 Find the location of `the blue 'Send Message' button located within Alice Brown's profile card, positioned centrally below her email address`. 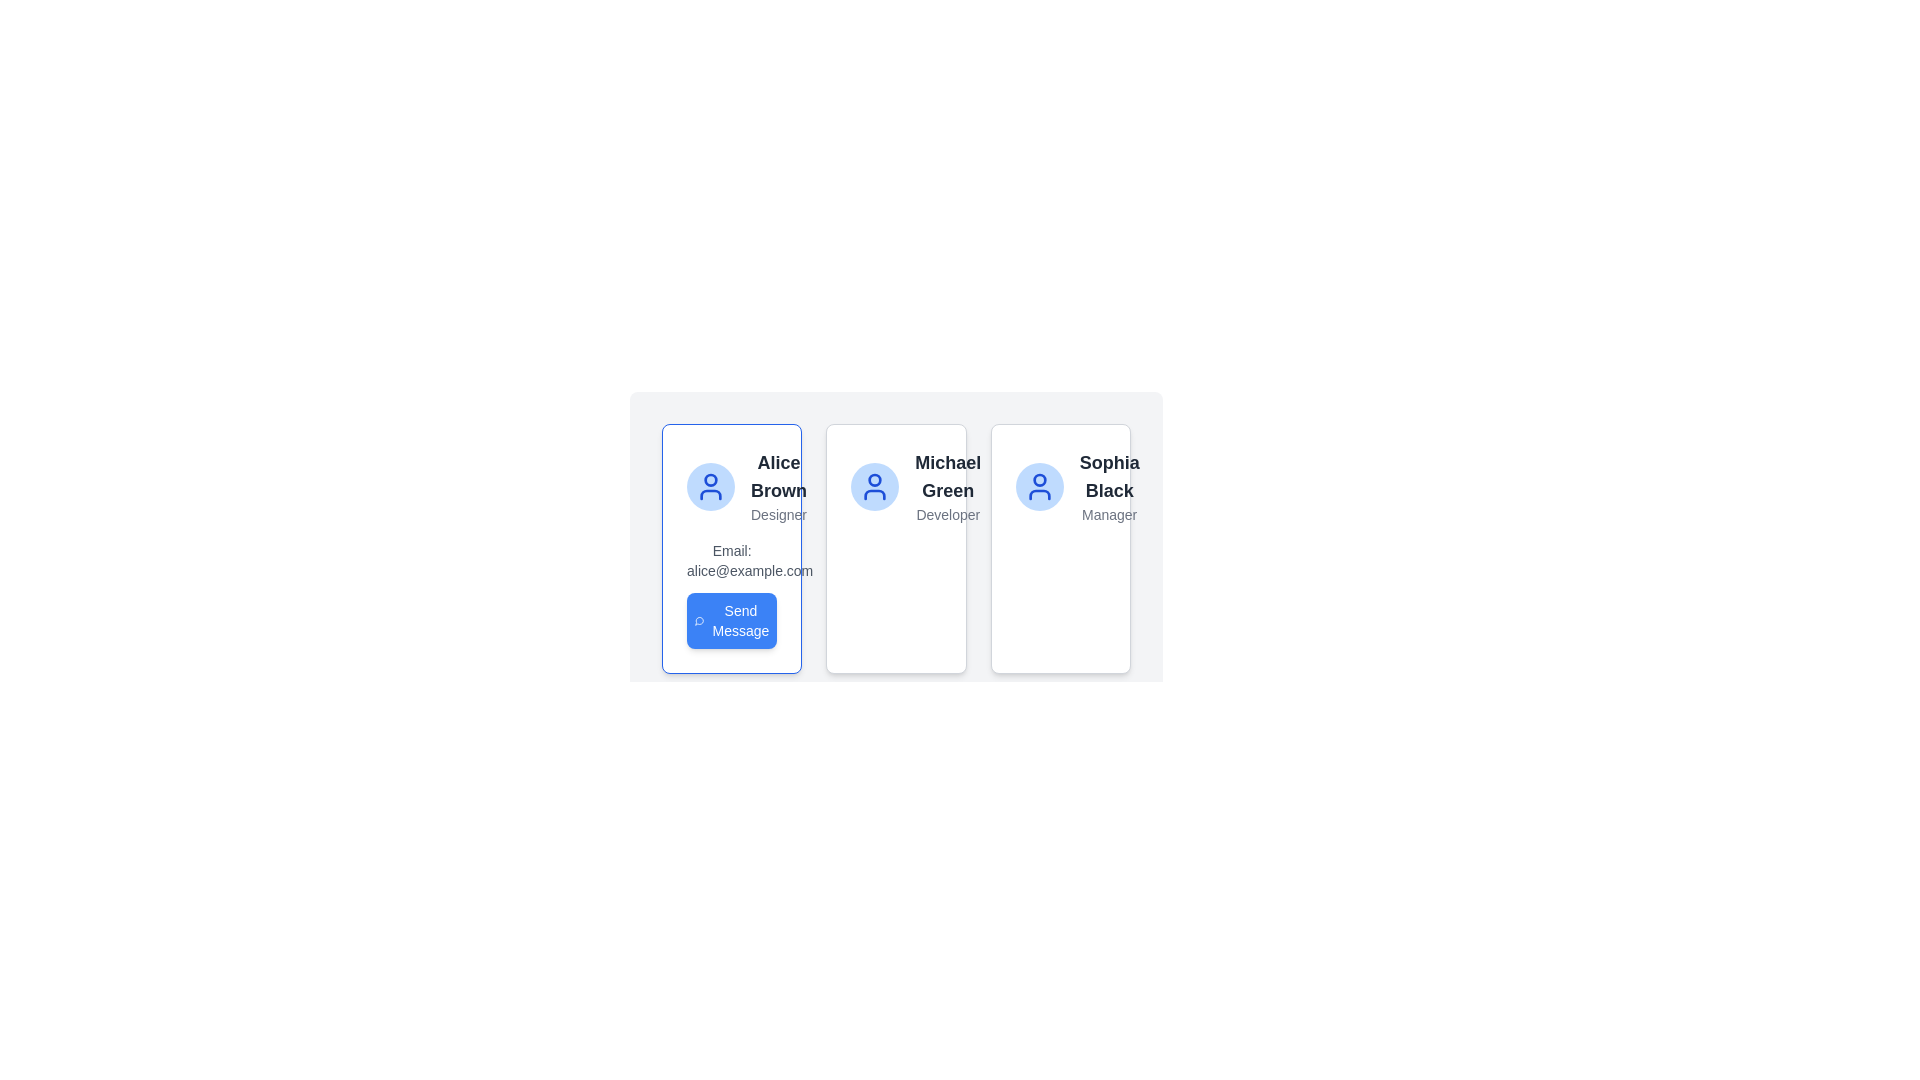

the blue 'Send Message' button located within Alice Brown's profile card, positioned centrally below her email address is located at coordinates (739, 620).